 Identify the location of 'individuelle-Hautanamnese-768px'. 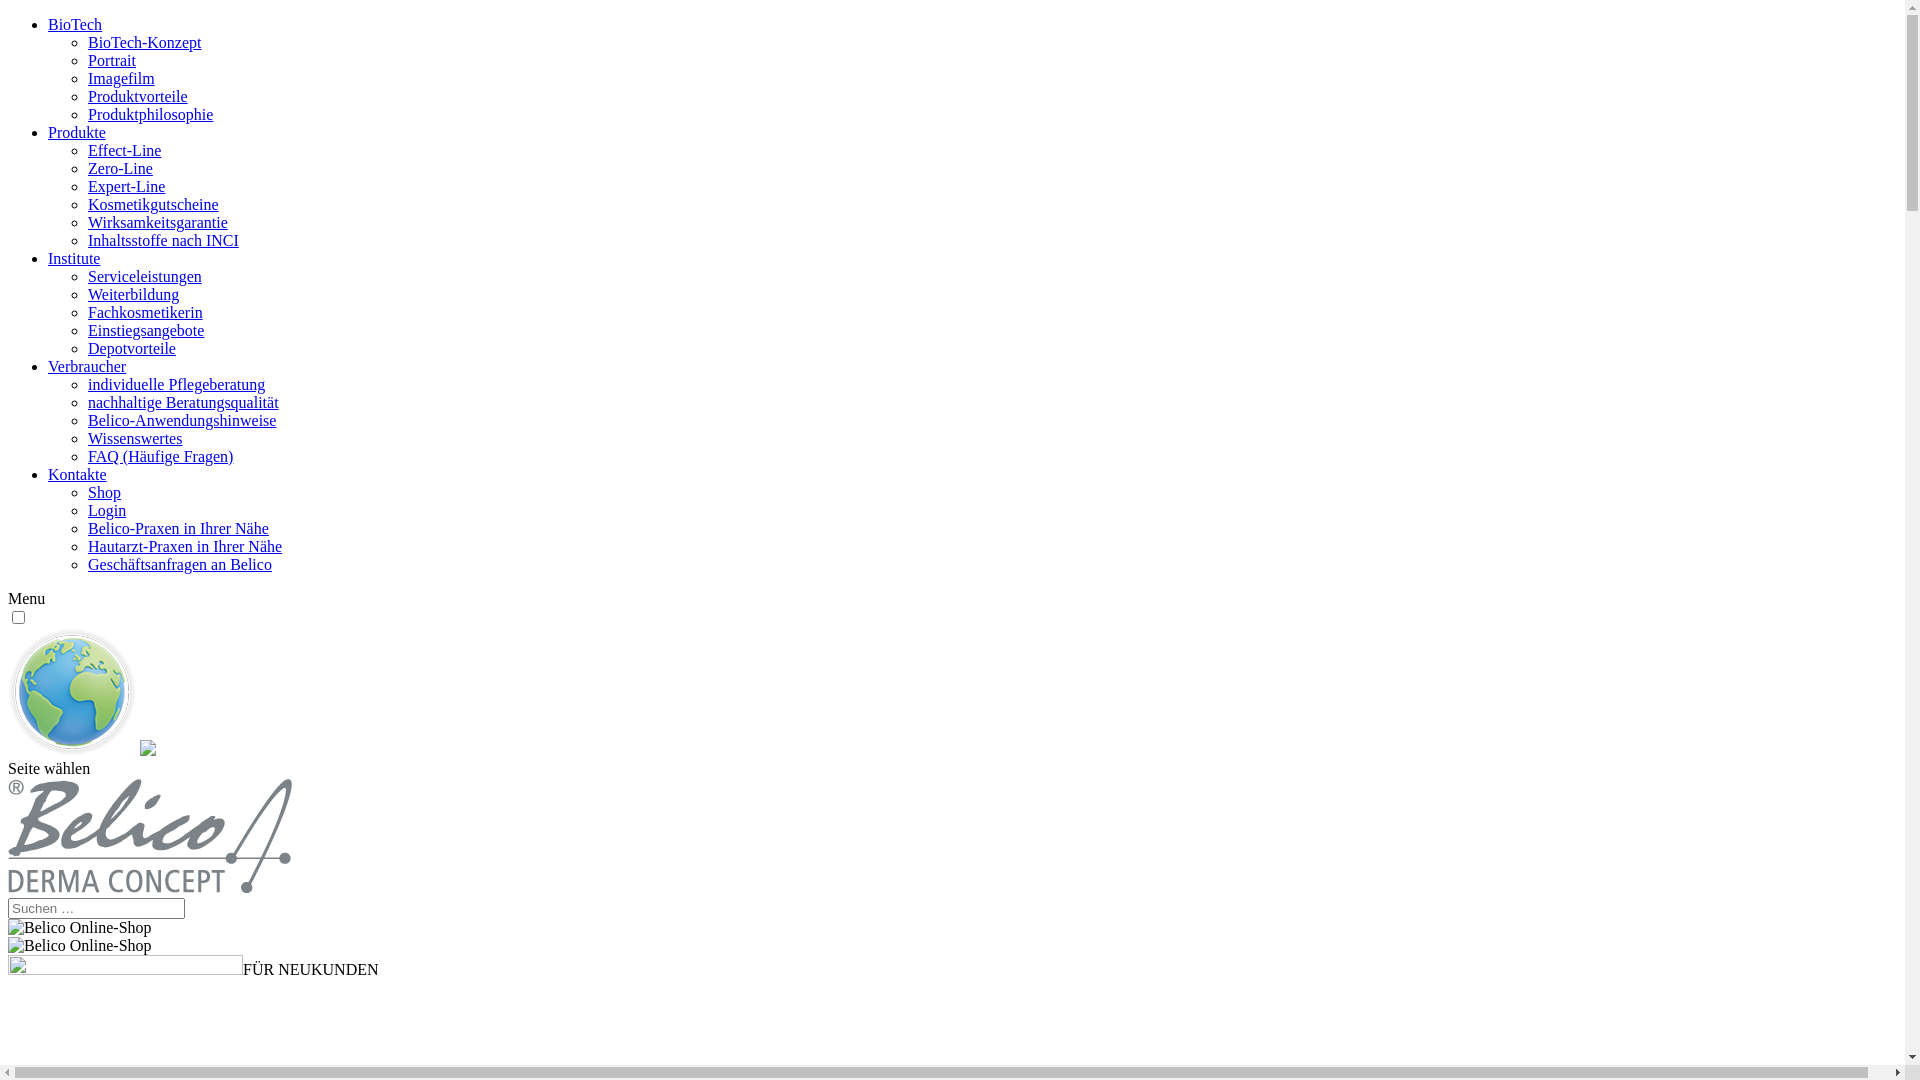
(8, 945).